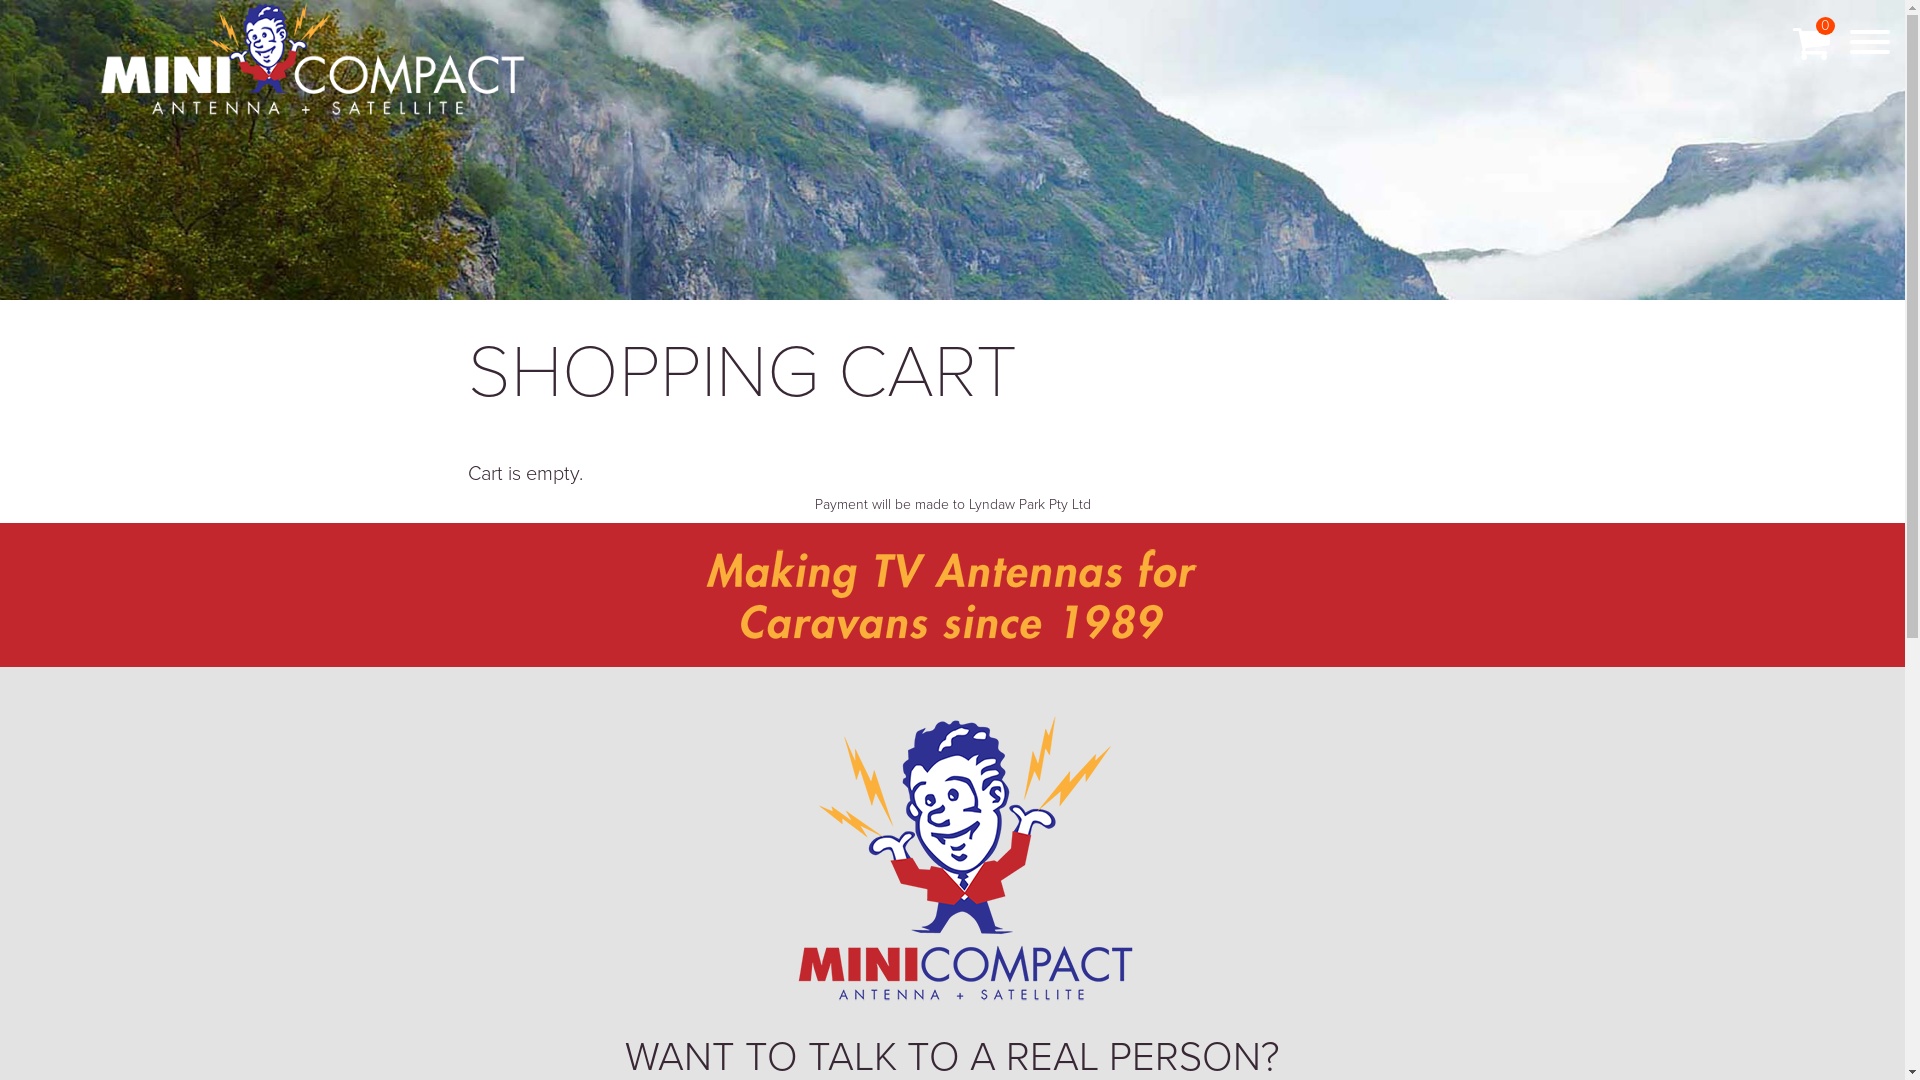 This screenshot has height=1080, width=1920. I want to click on '0', so click(1811, 43).